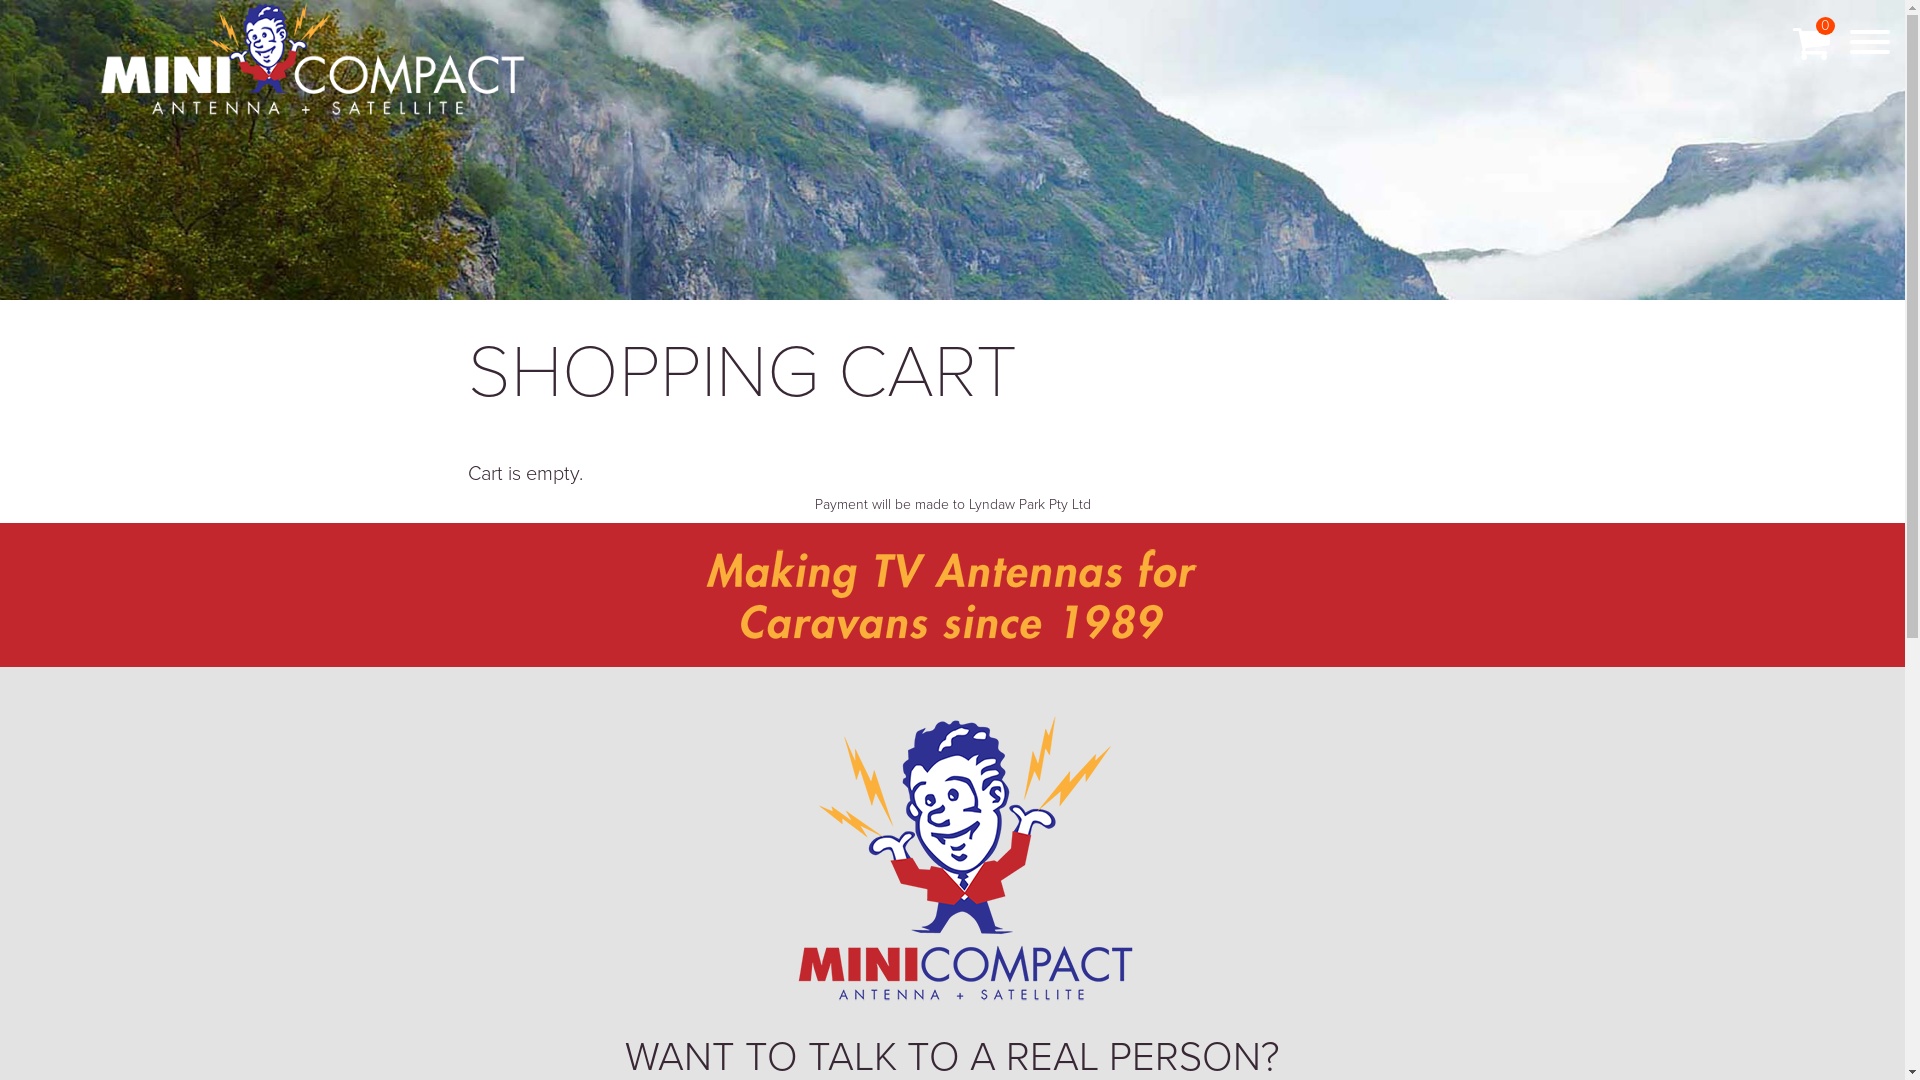 This screenshot has height=1080, width=1920. I want to click on '0', so click(1811, 43).